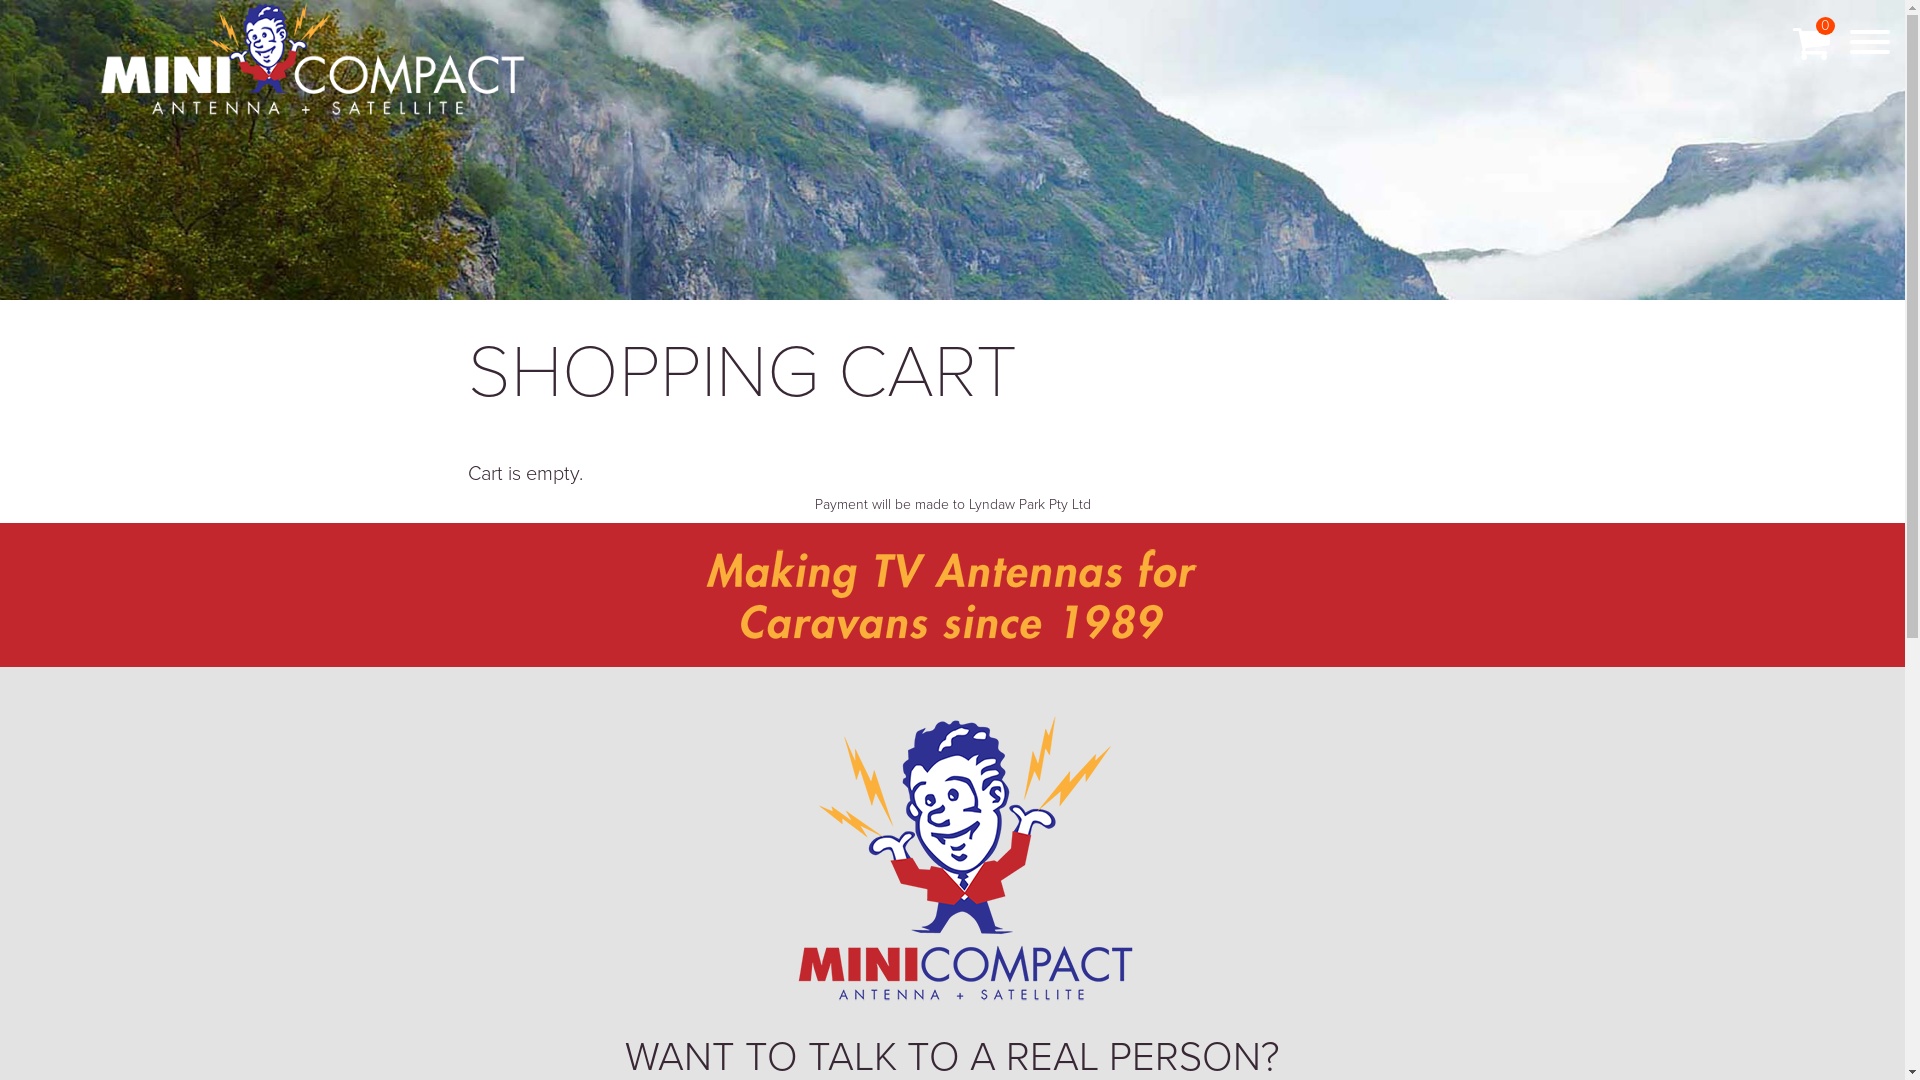 This screenshot has height=1080, width=1920. I want to click on '0', so click(1811, 43).